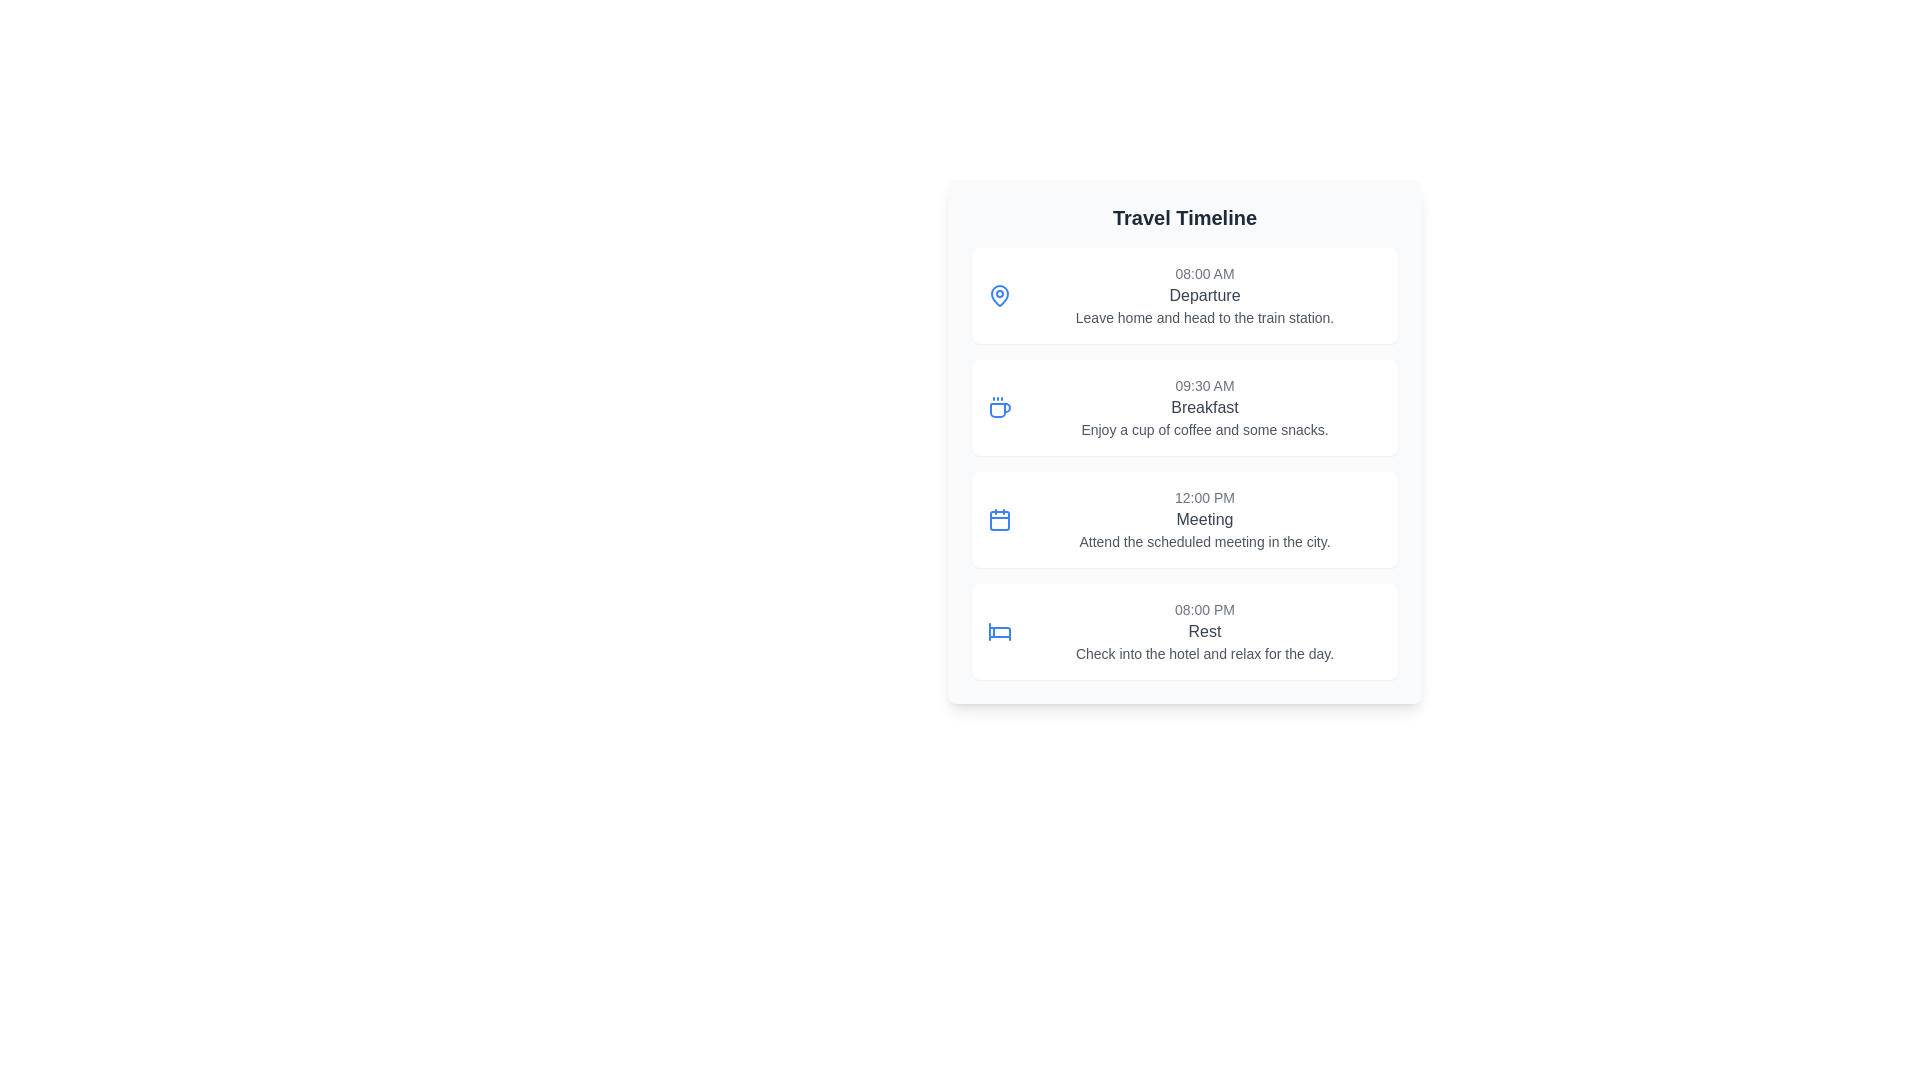  I want to click on the fourth List item card in the Travel Timeline, which features a blue bed icon, the time '08:00 PM', and the activity label 'Rest', so click(1185, 632).